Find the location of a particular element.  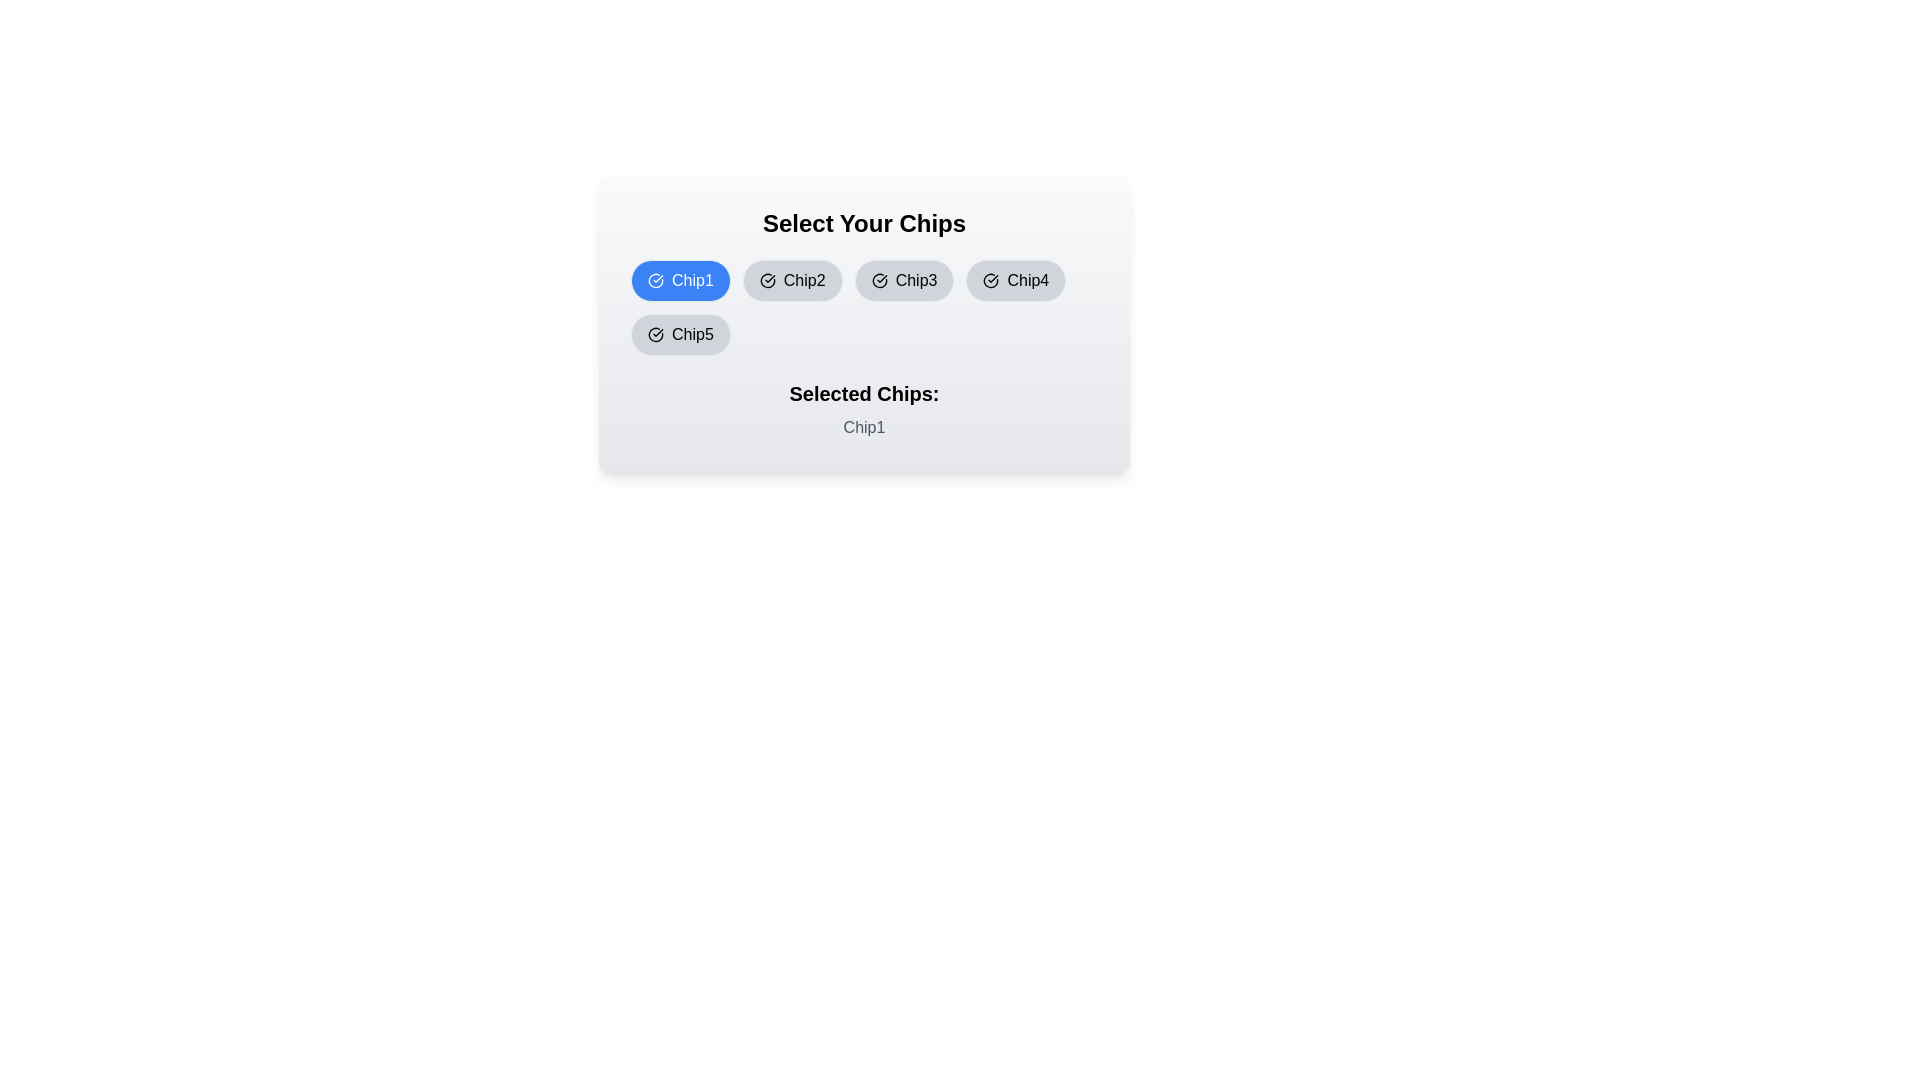

the chip labeled Chip5 by clicking on it is located at coordinates (680, 334).